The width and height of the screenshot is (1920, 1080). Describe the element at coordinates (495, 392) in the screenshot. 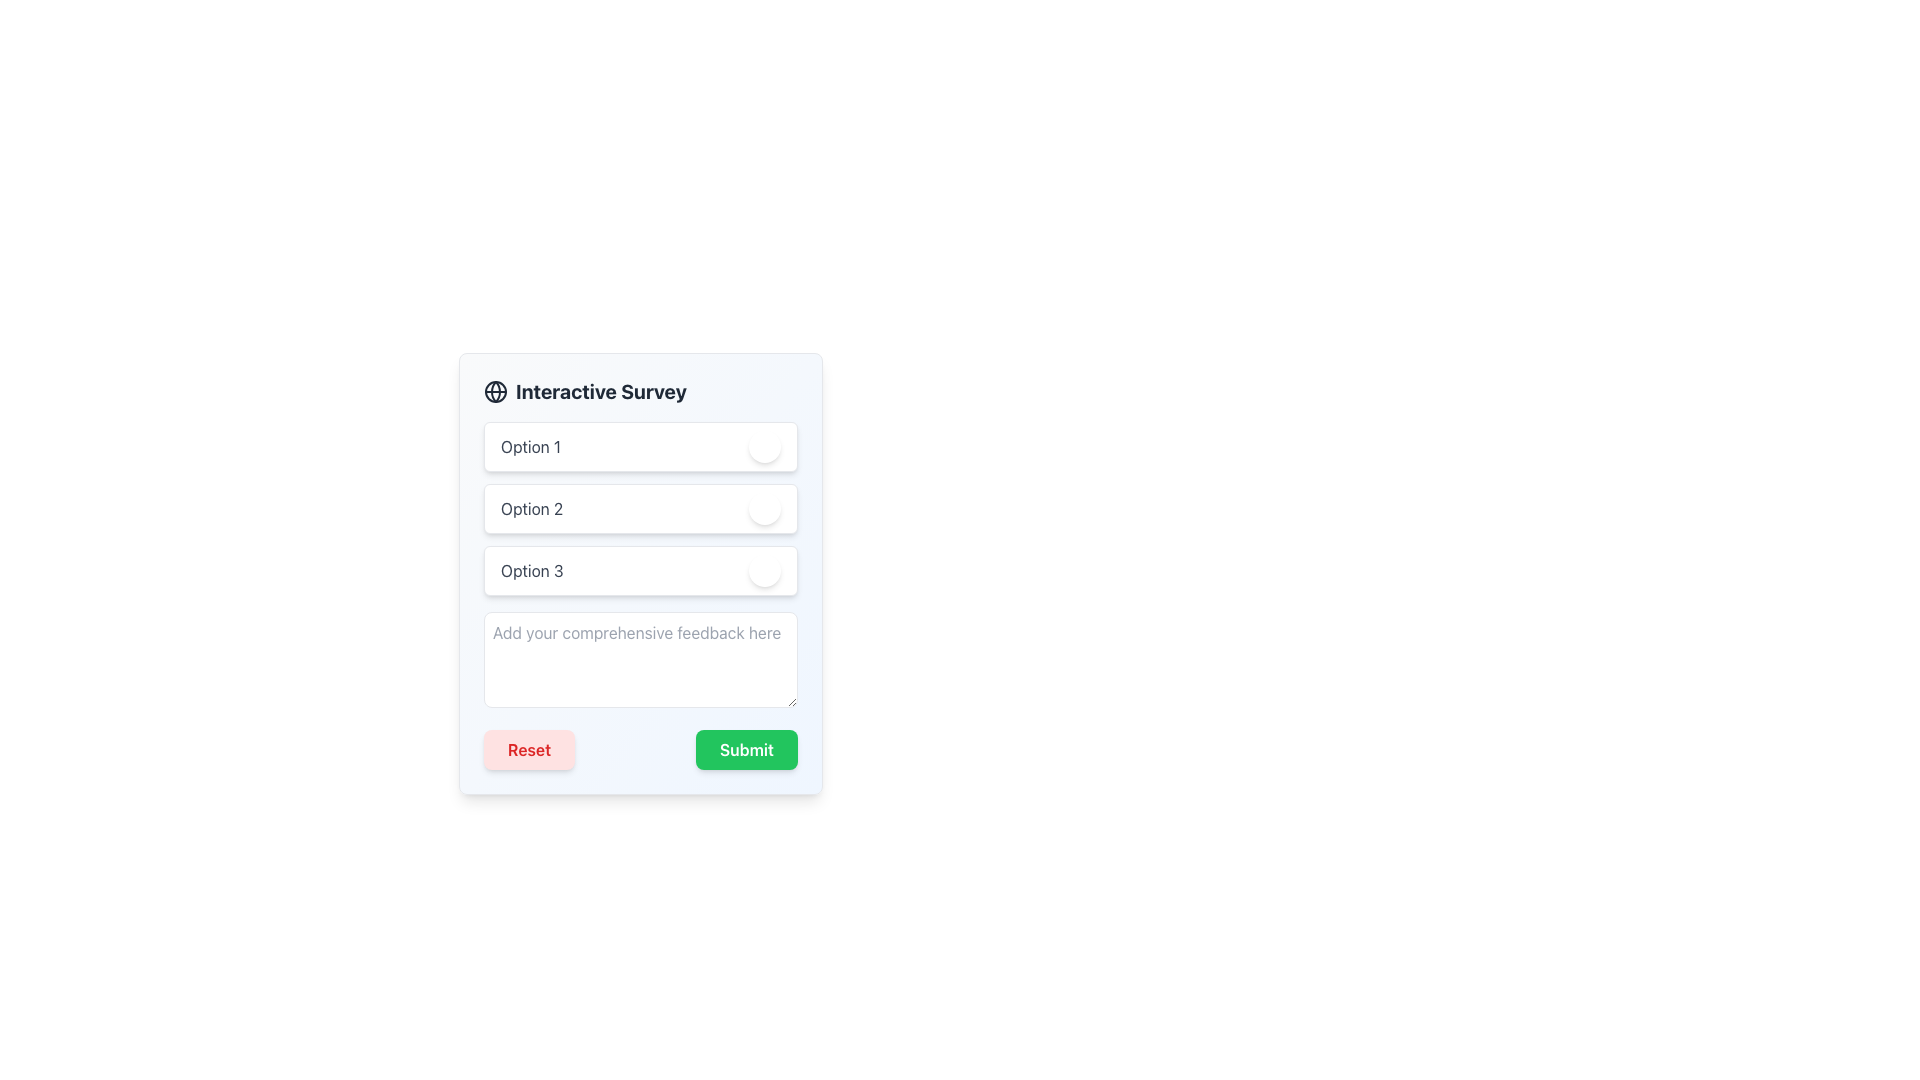

I see `the globe icon located to the left of the text 'Interactive Survey' in the header of the survey form` at that location.